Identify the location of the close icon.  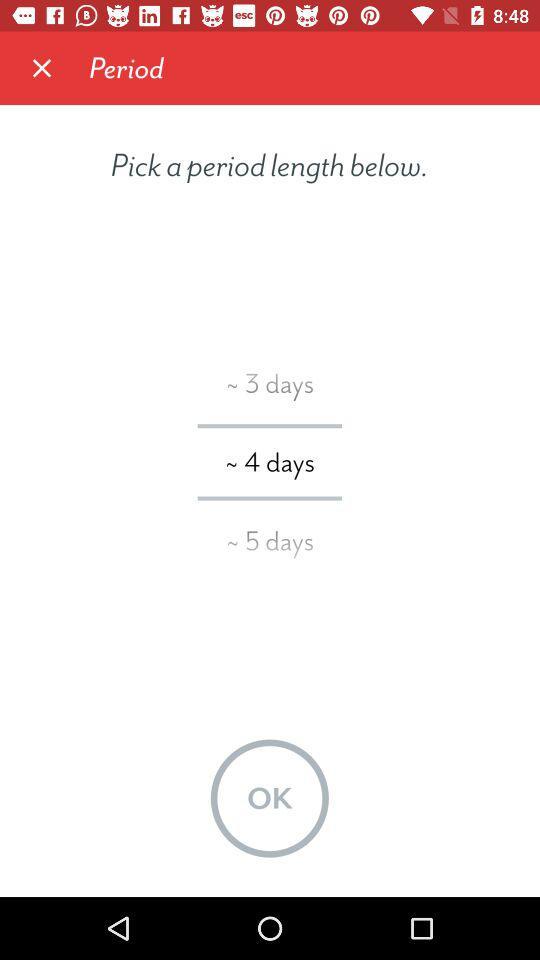
(42, 68).